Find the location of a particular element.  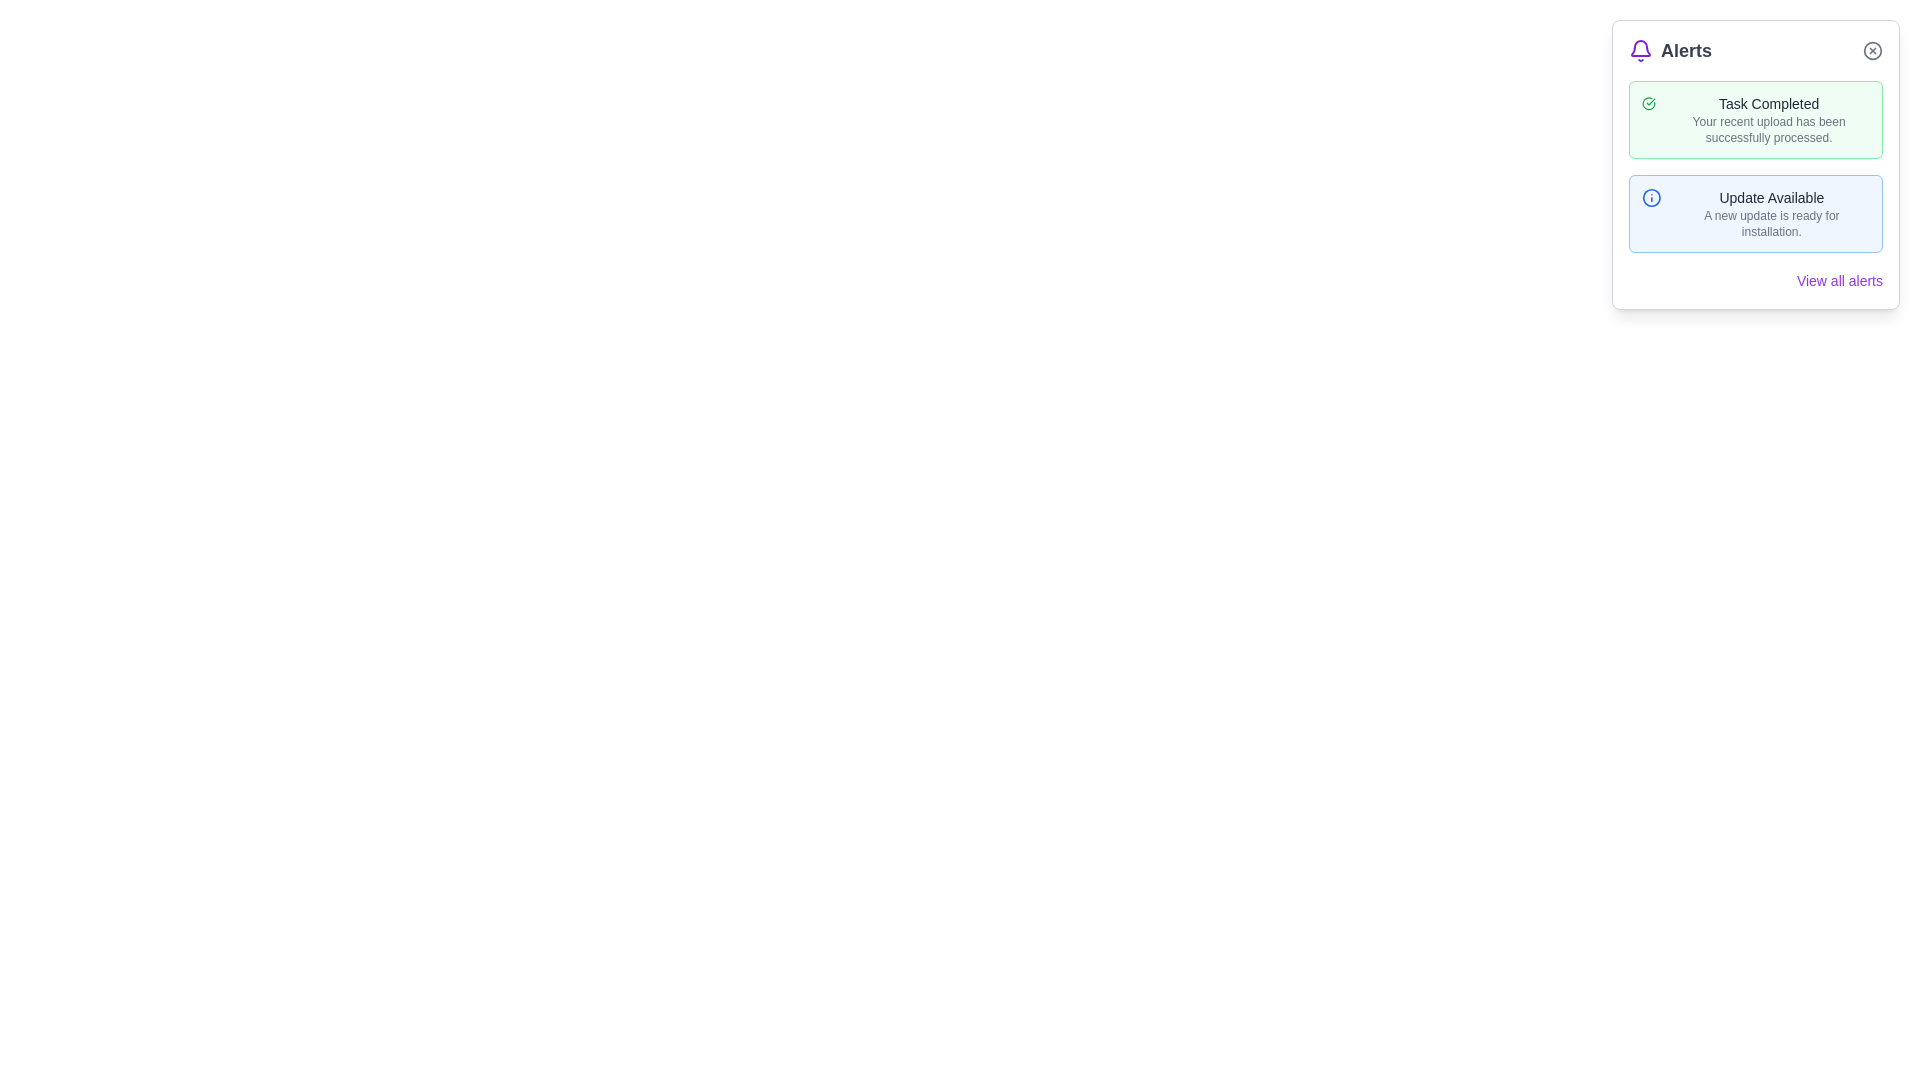

the Notification box that indicates a new update is ready for installation, positioned below the 'Task Completed' notification in the 'Alerts' panel is located at coordinates (1755, 213).